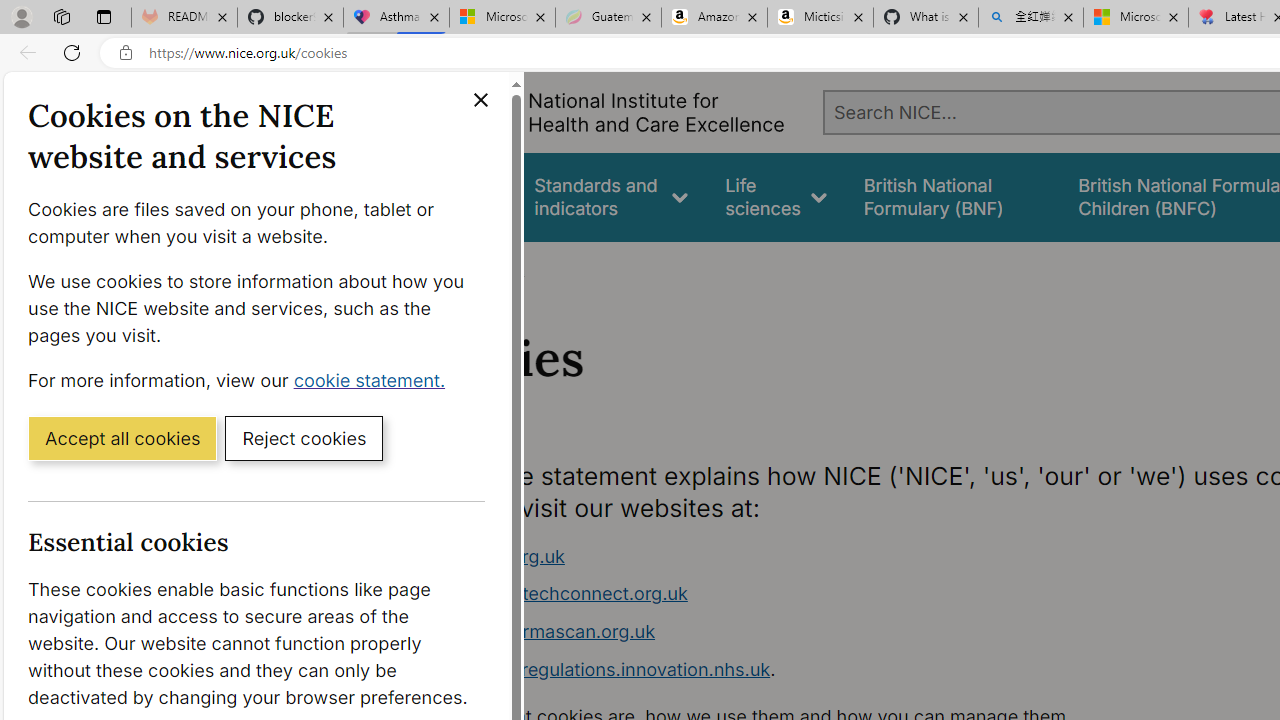  Describe the element at coordinates (121, 436) in the screenshot. I see `'Accept all cookies'` at that location.